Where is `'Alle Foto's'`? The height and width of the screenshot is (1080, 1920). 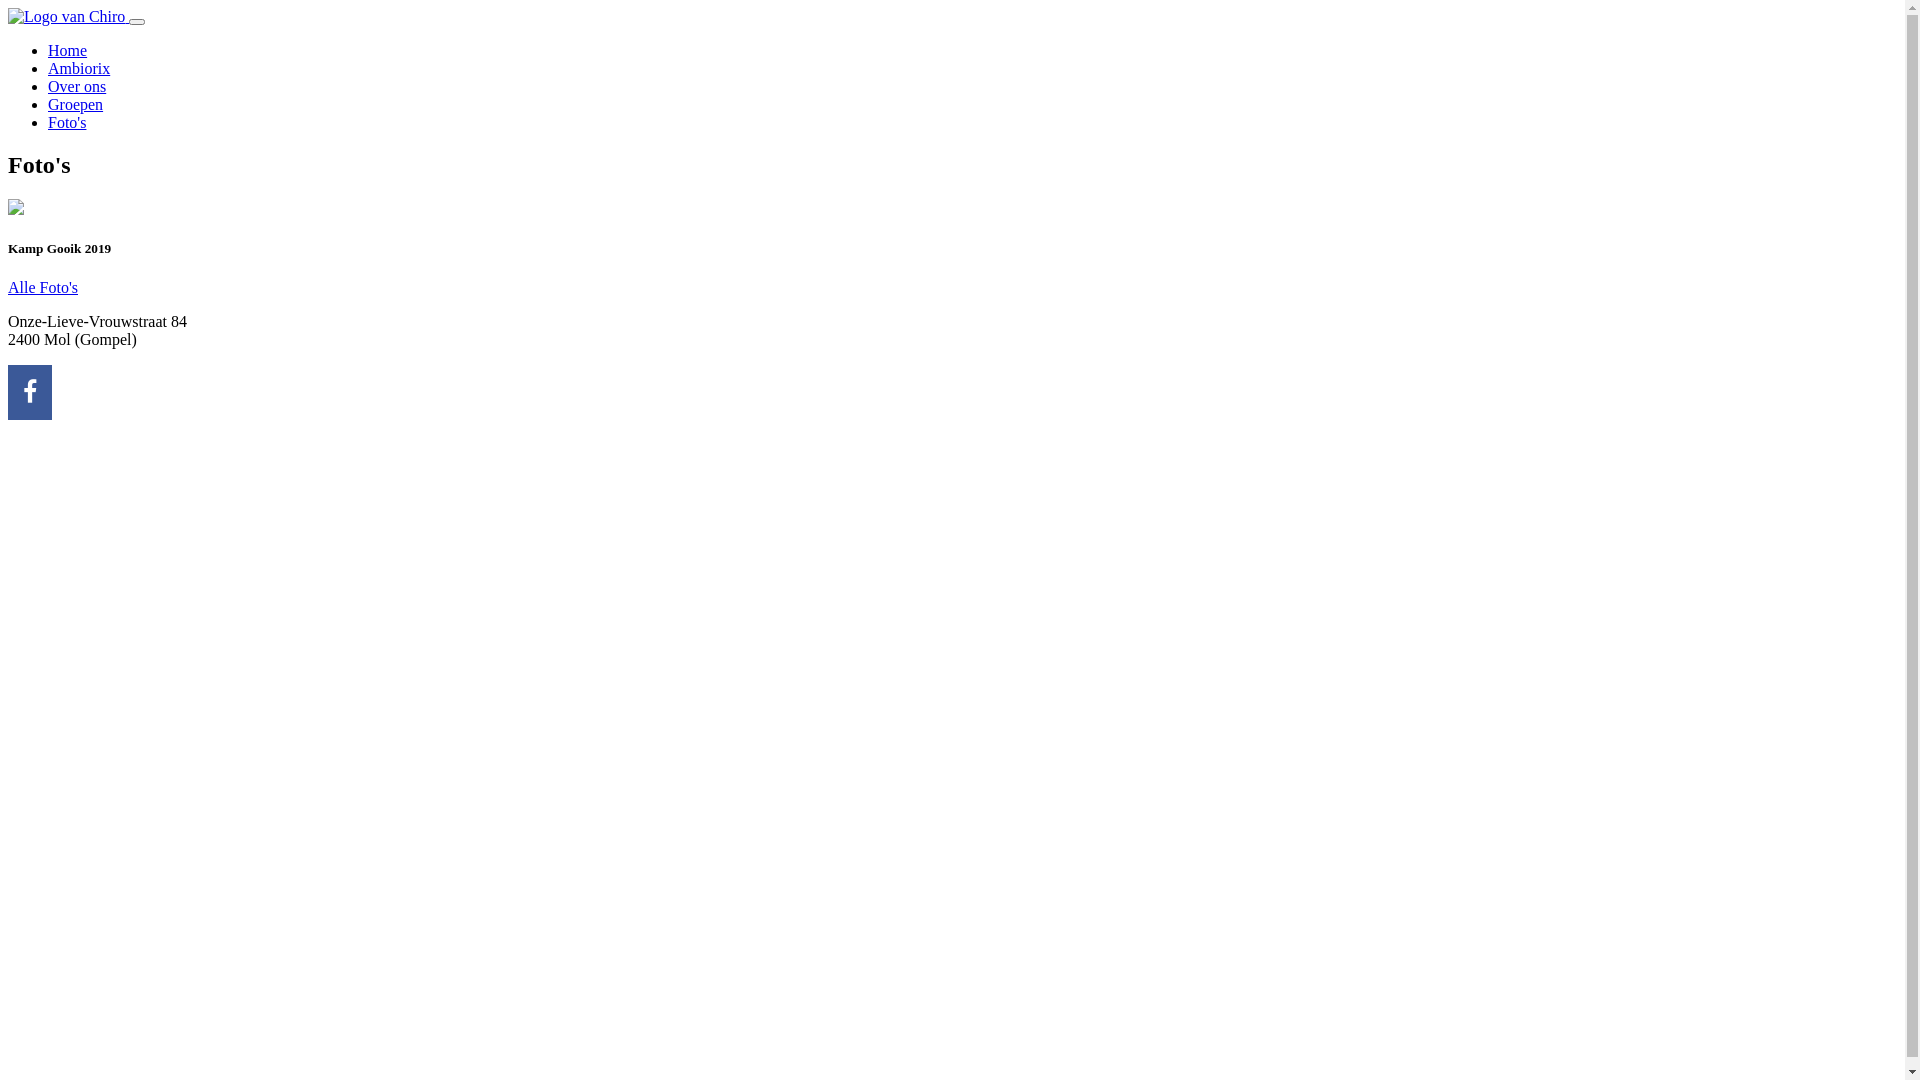 'Alle Foto's' is located at coordinates (43, 287).